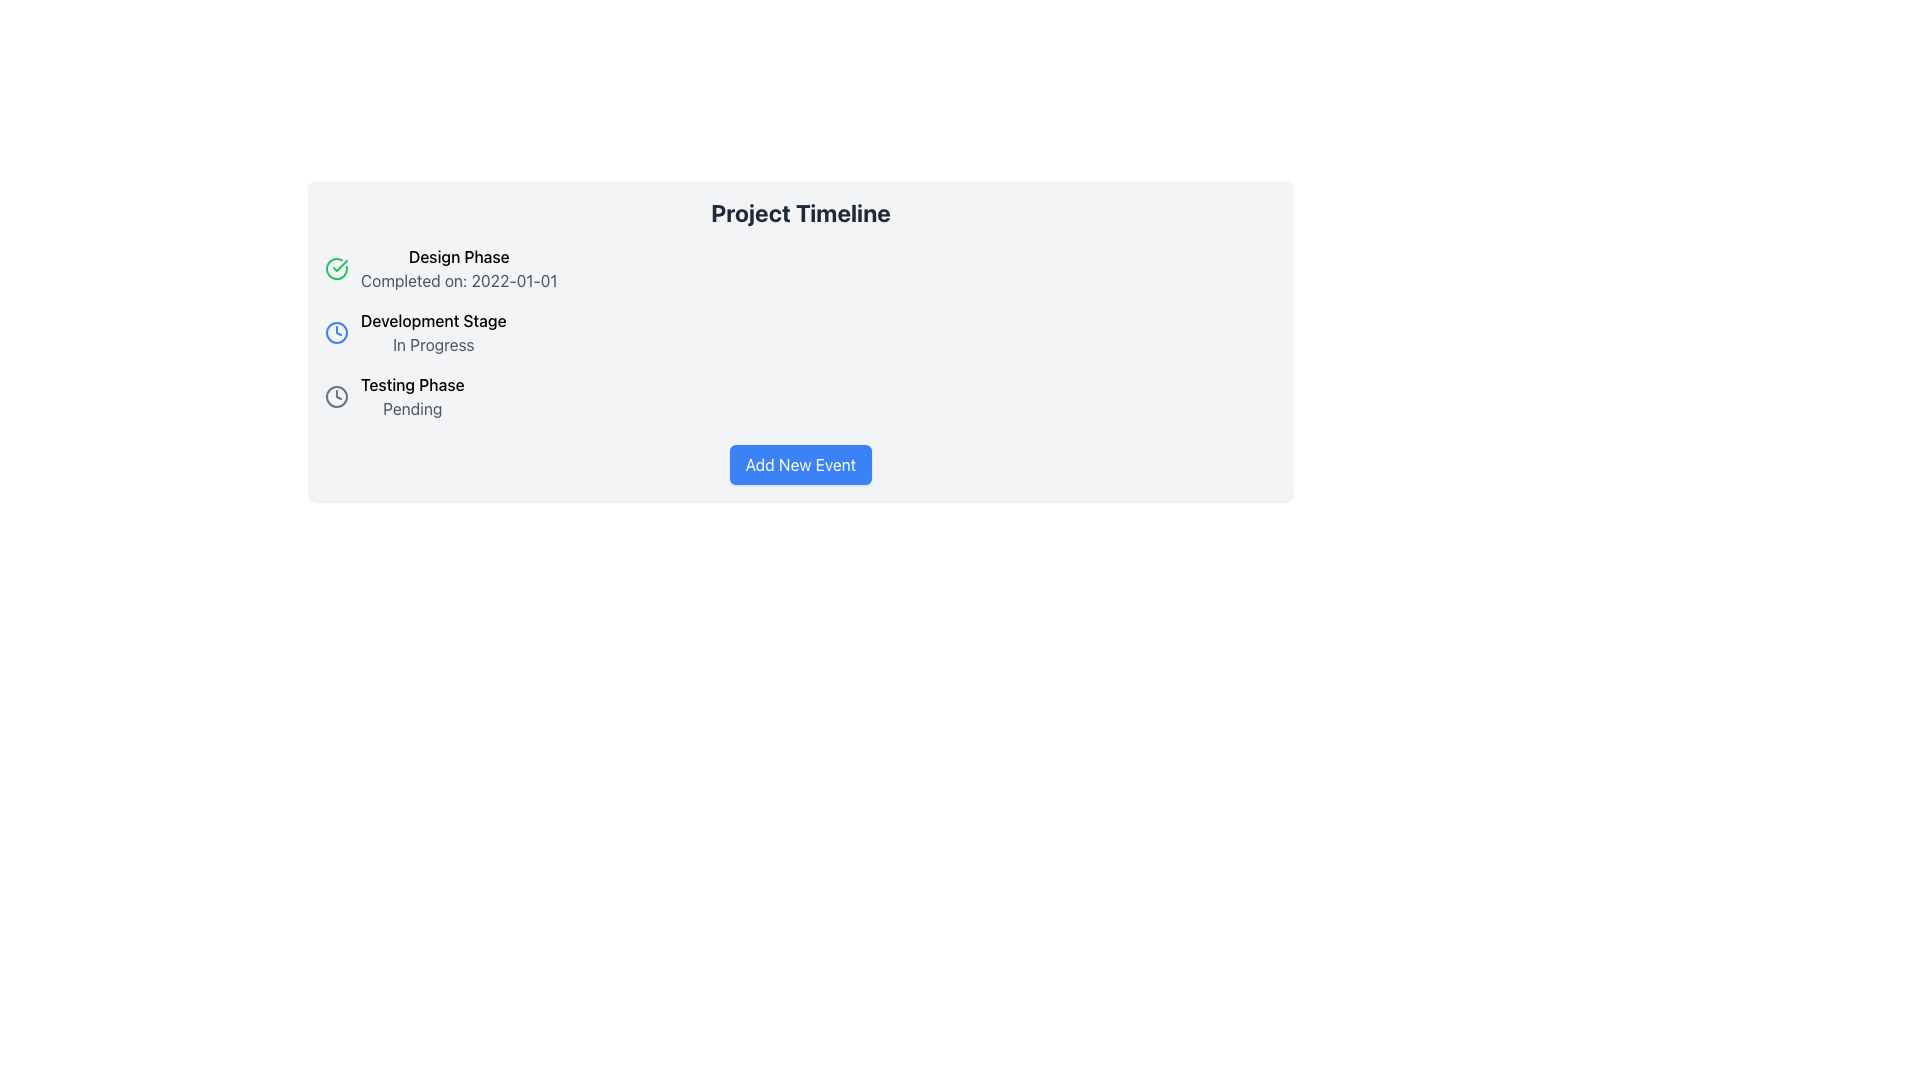  I want to click on the SVG Circle that represents the decorative boundary for the clock icon indicating the 'Development Stage' progress status in the 'Project Timeline' section, so click(336, 397).